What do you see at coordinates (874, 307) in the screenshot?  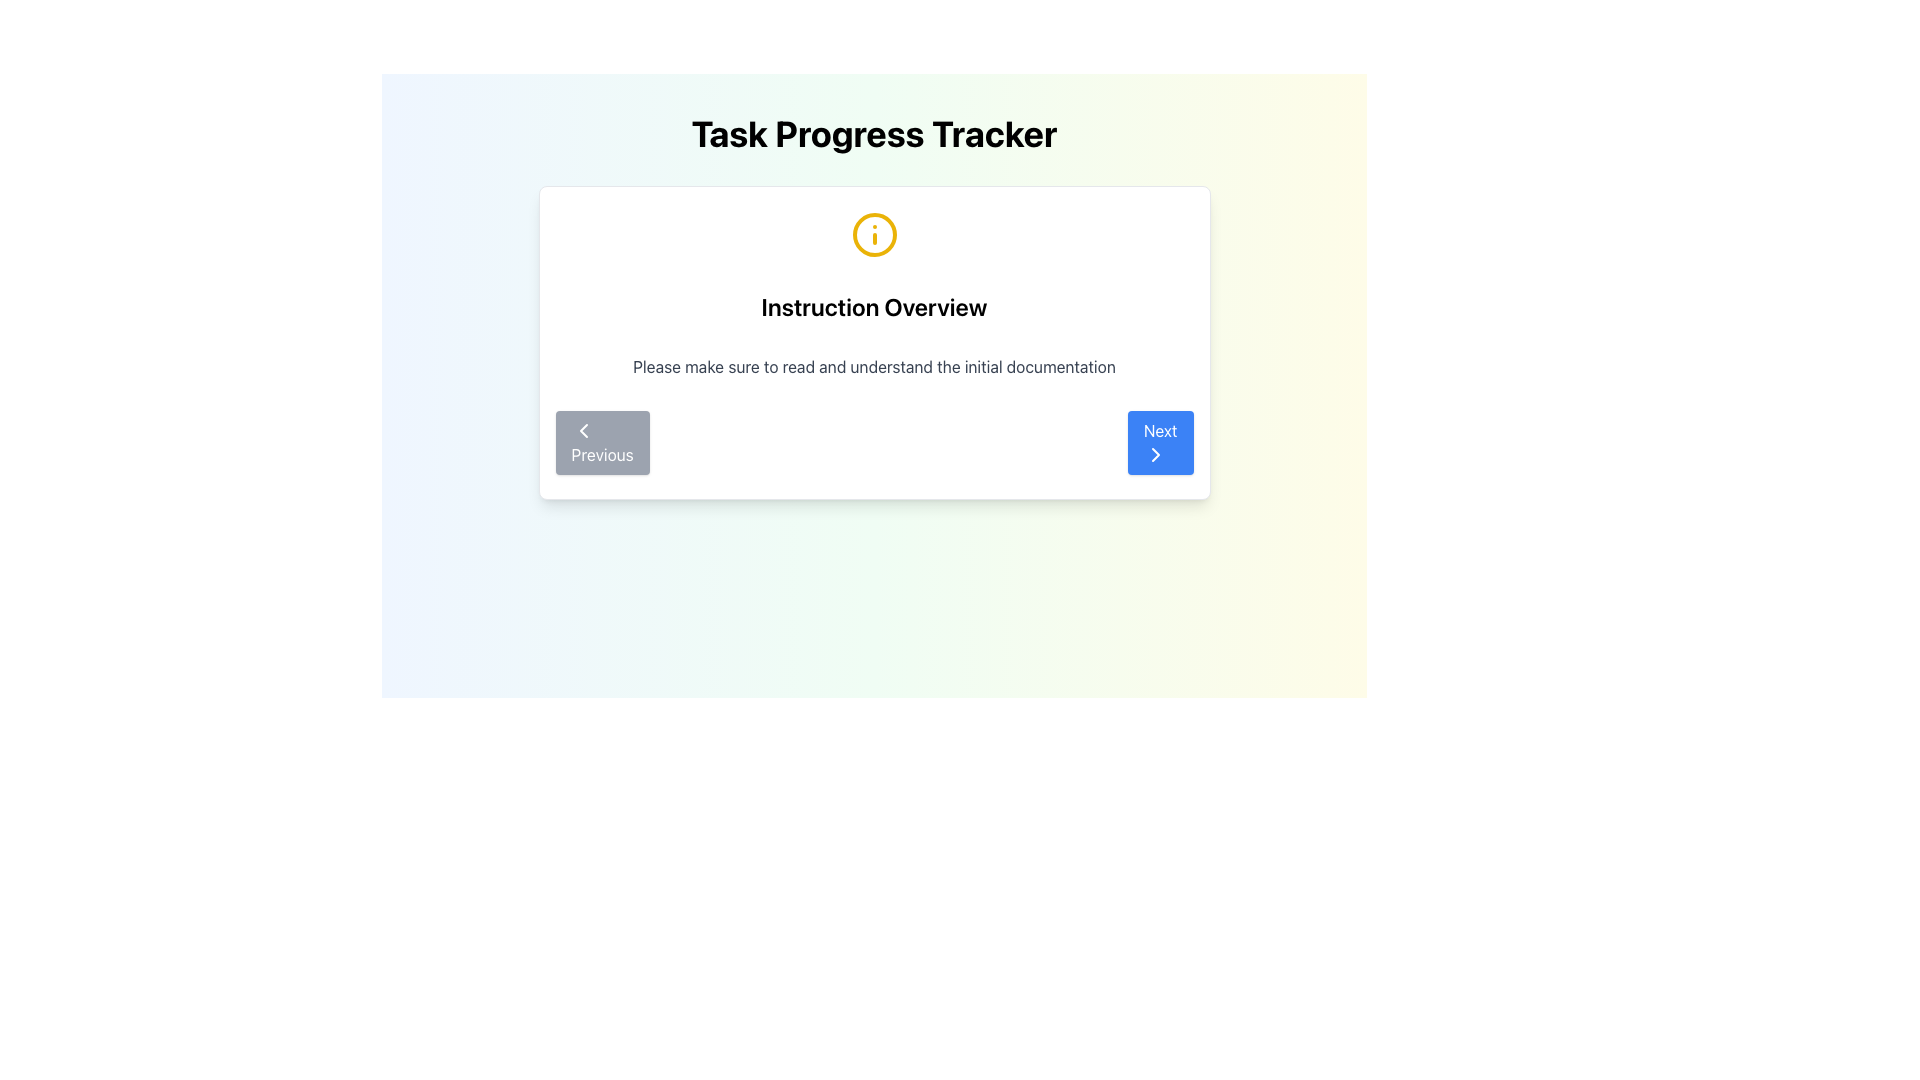 I see `the text header element displaying 'Instruction Overview', which is a large, bold, center-aligned text located within a white card component` at bounding box center [874, 307].